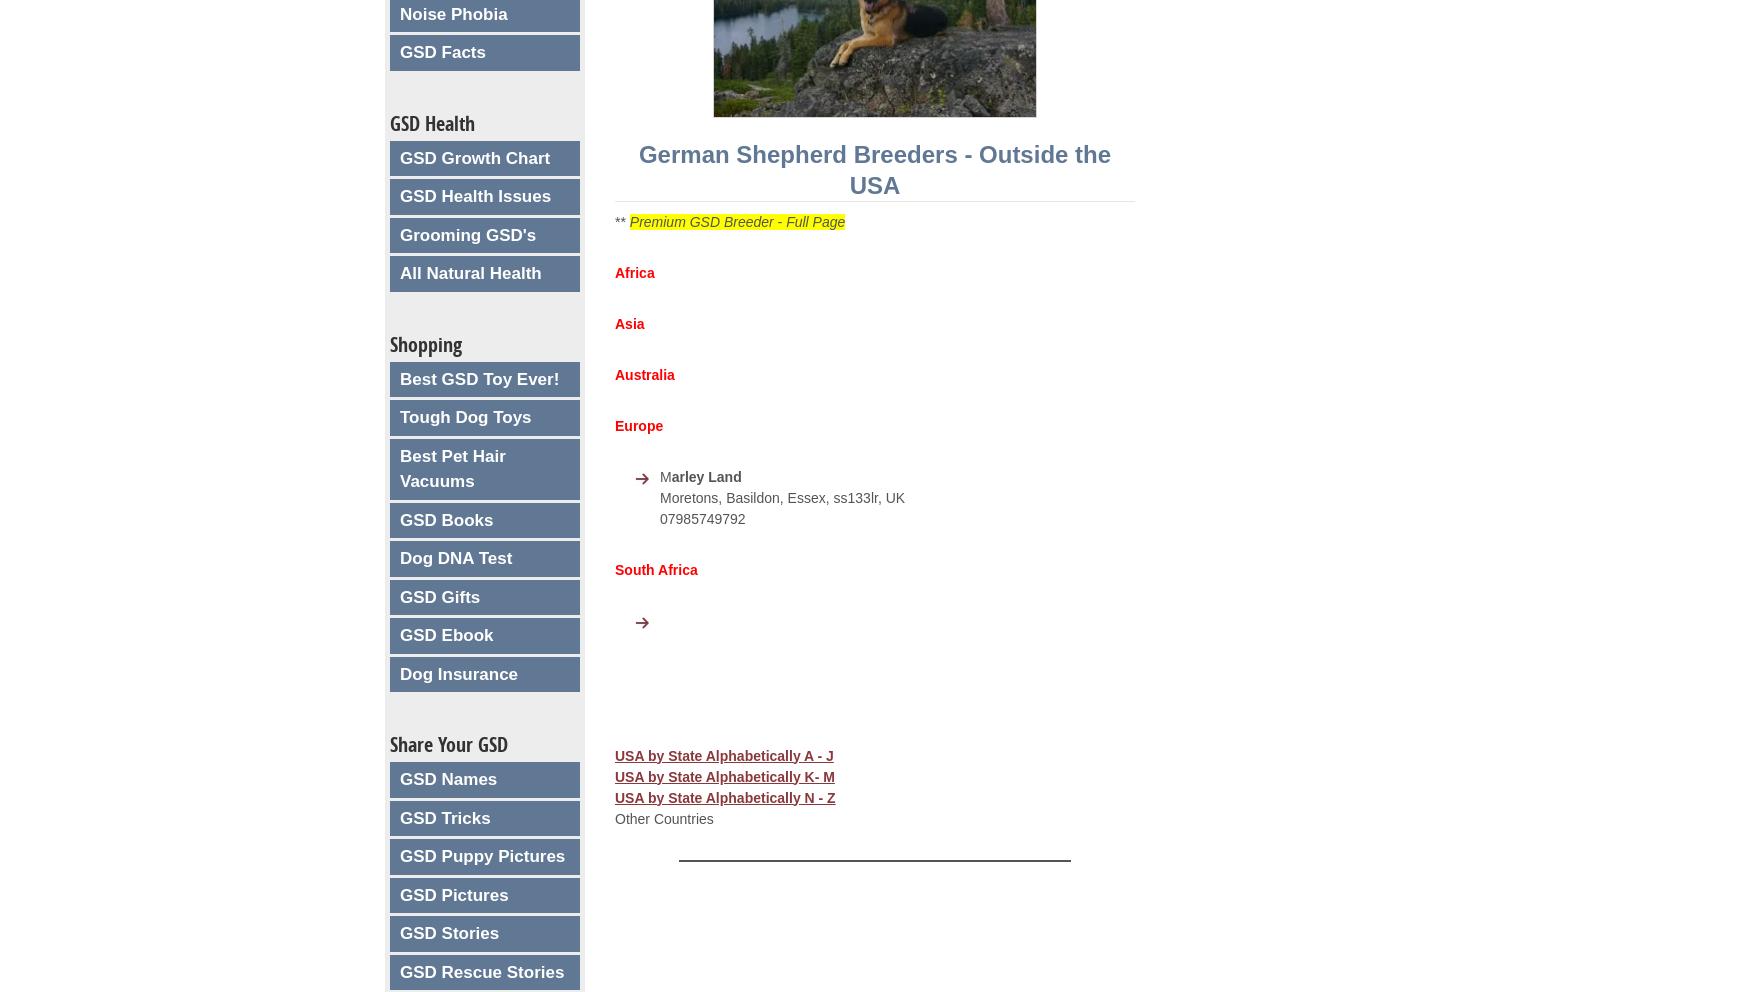 Image resolution: width=1750 pixels, height=992 pixels. Describe the element at coordinates (859, 932) in the screenshot. I see `'before bringing taking any of their German Shepherd Dogs or puppies home with you.'` at that location.